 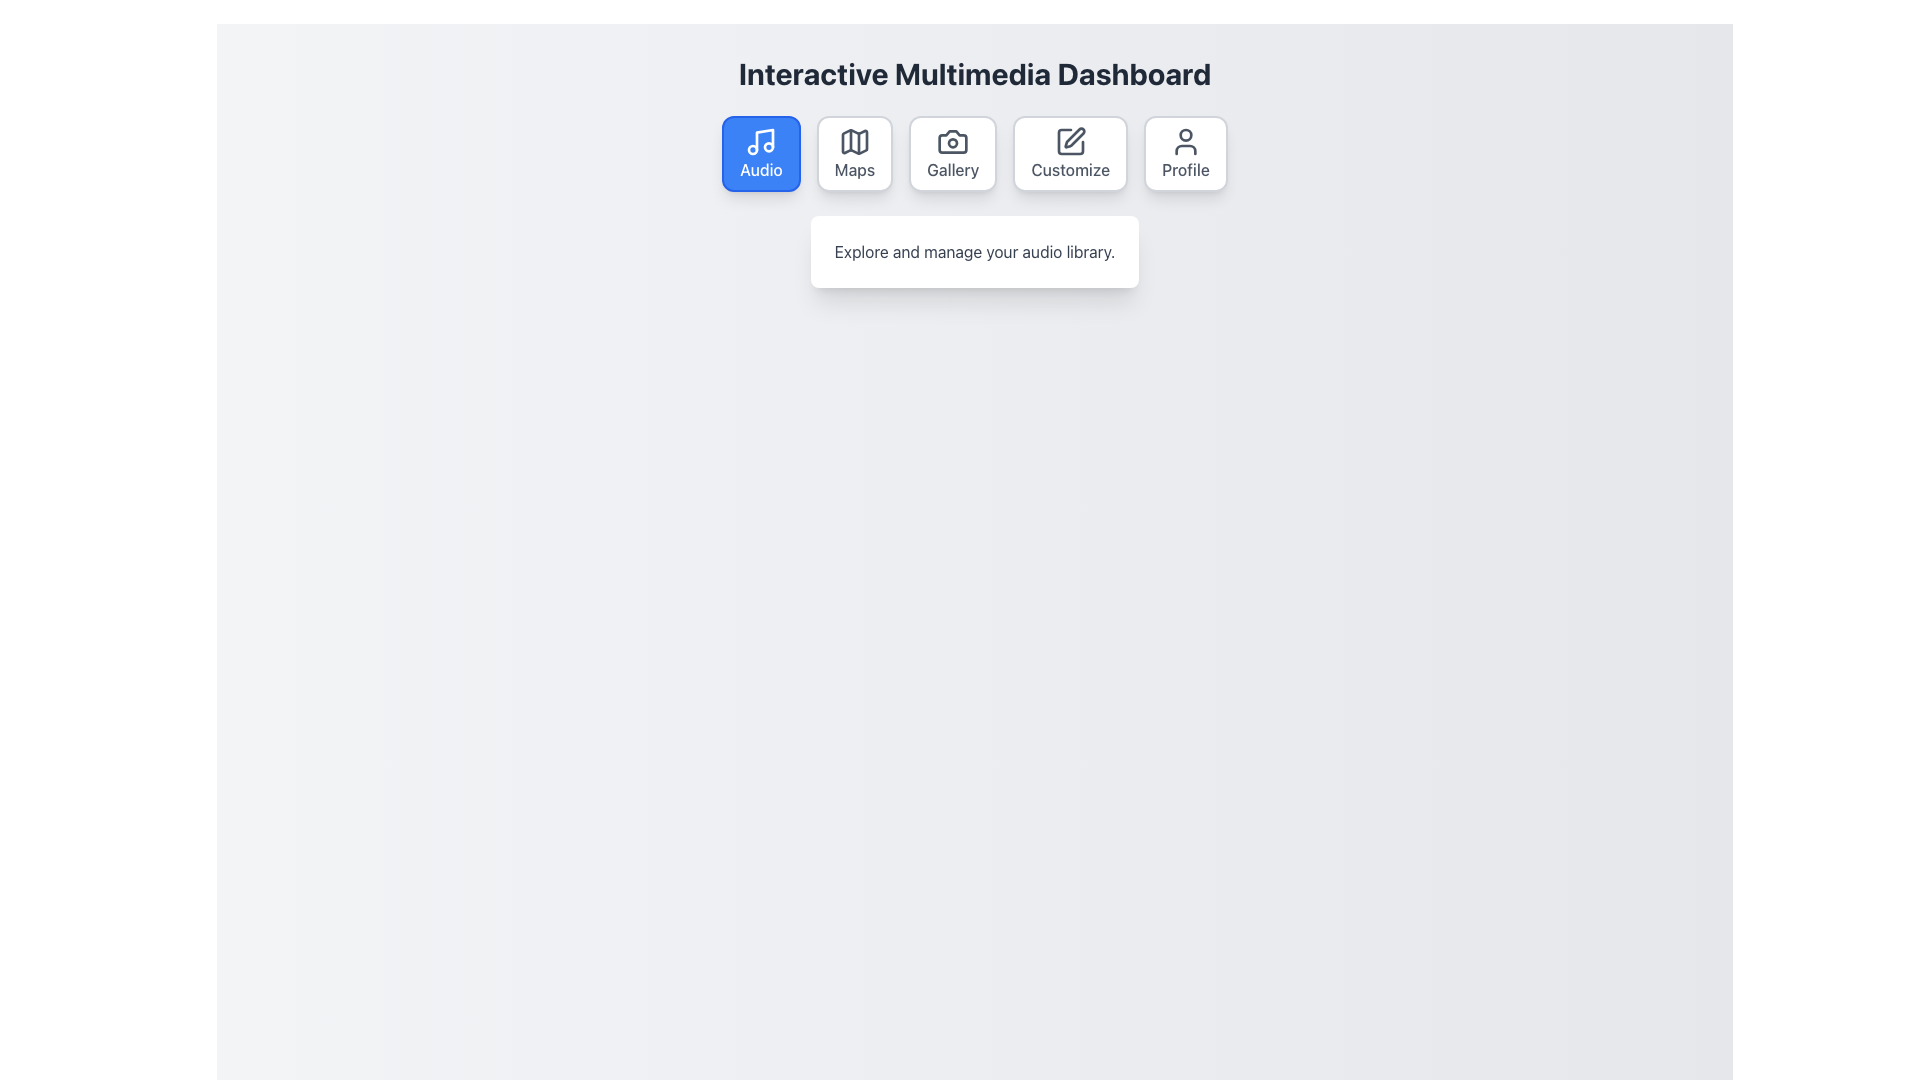 I want to click on the descriptive title text at the top of the dashboard interface, which informs users about the purpose and context of the dashboard, so click(x=974, y=72).